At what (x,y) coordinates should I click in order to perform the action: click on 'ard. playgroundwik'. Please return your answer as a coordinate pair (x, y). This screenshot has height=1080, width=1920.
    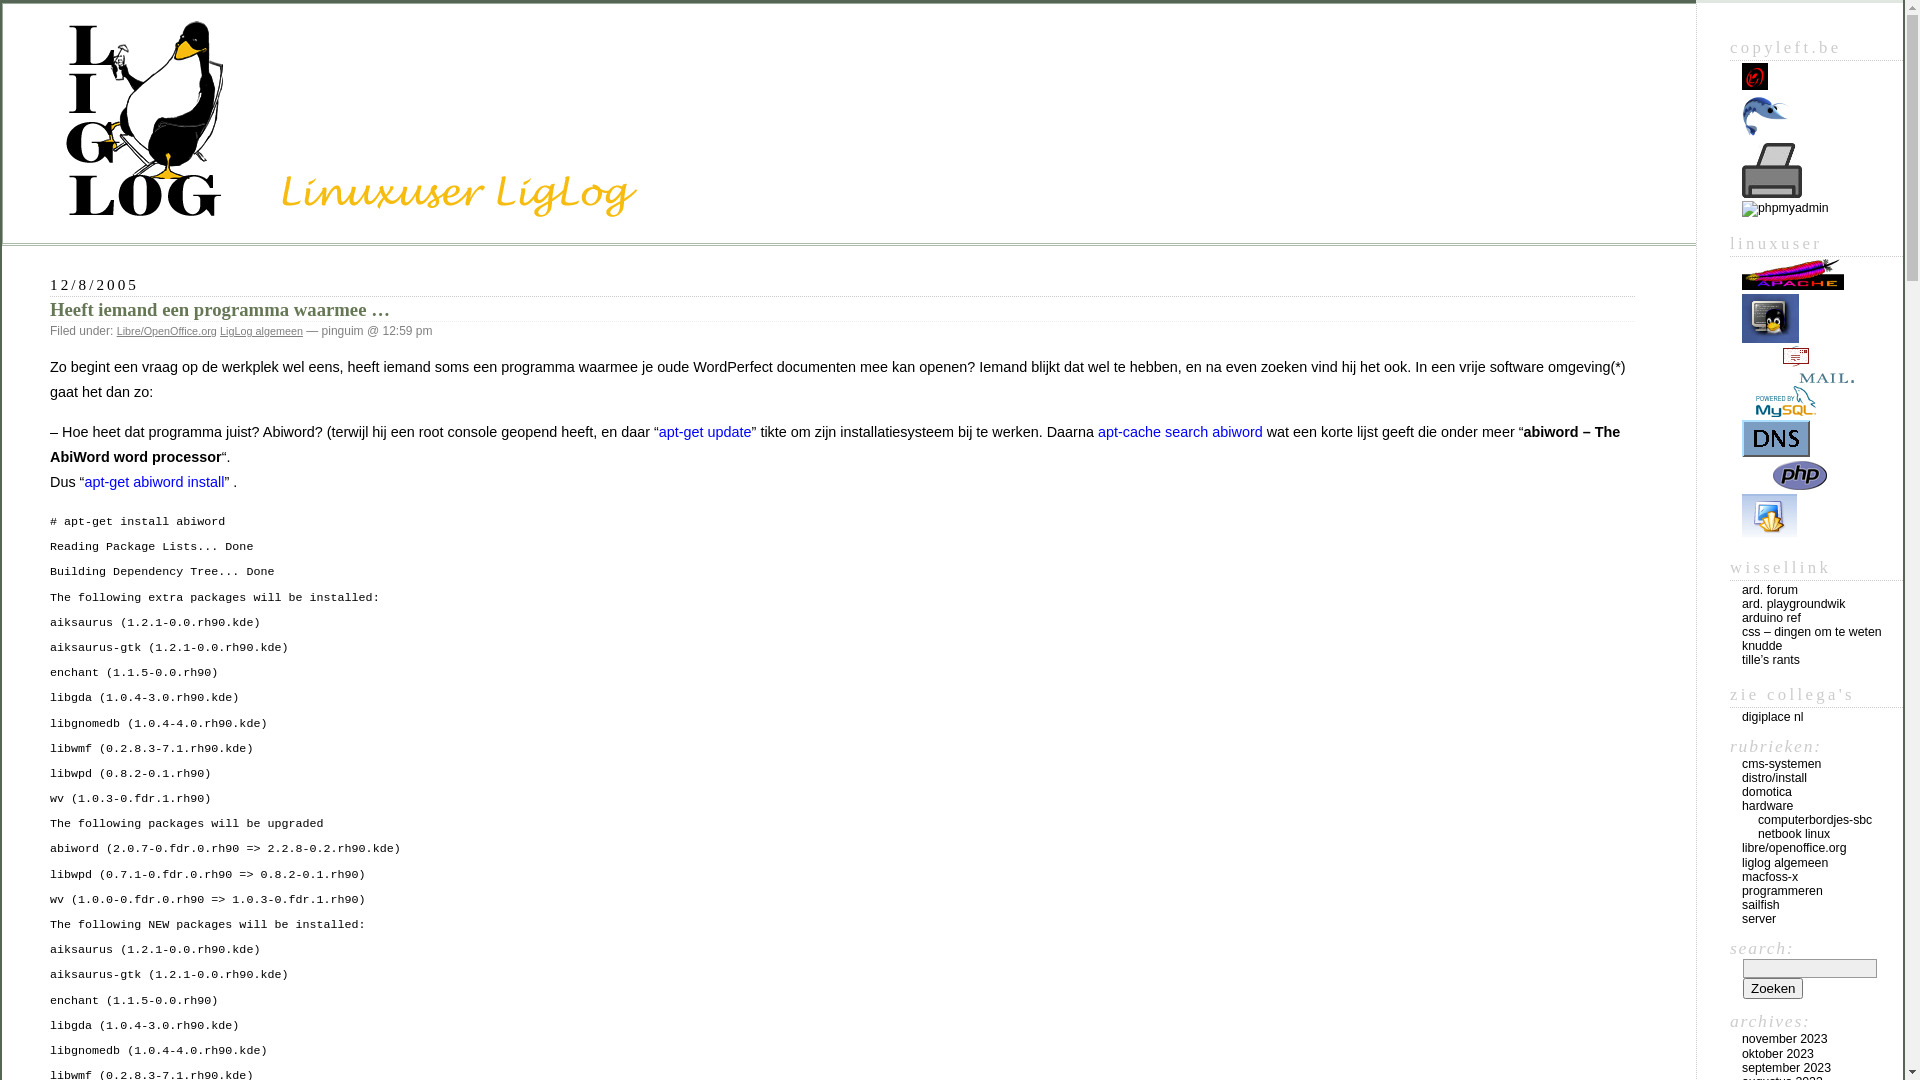
    Looking at the image, I should click on (1793, 603).